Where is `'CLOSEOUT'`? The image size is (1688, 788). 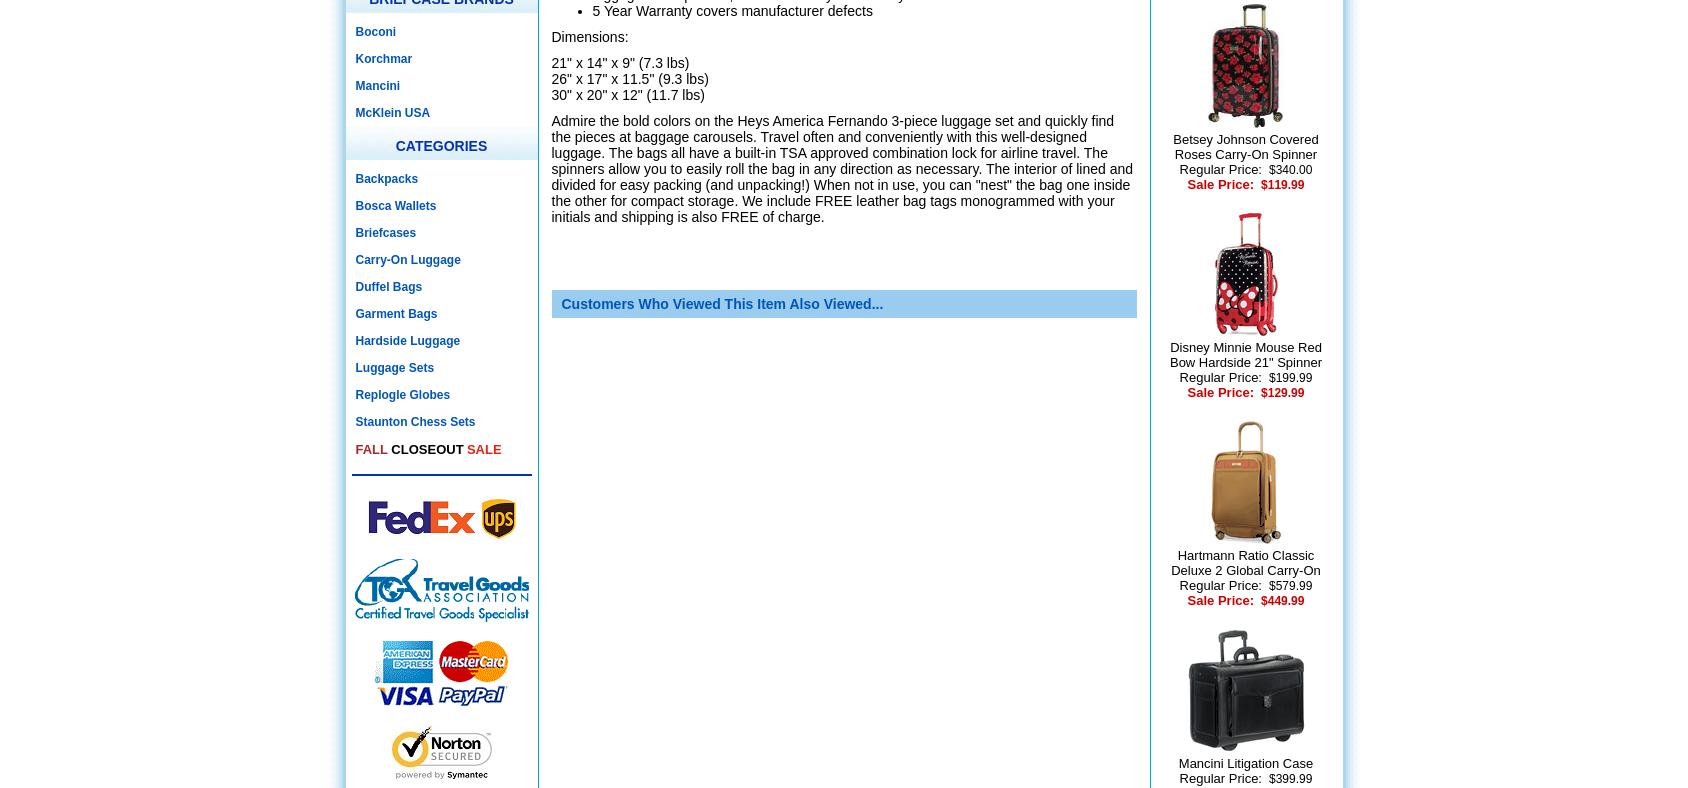
'CLOSEOUT' is located at coordinates (426, 448).